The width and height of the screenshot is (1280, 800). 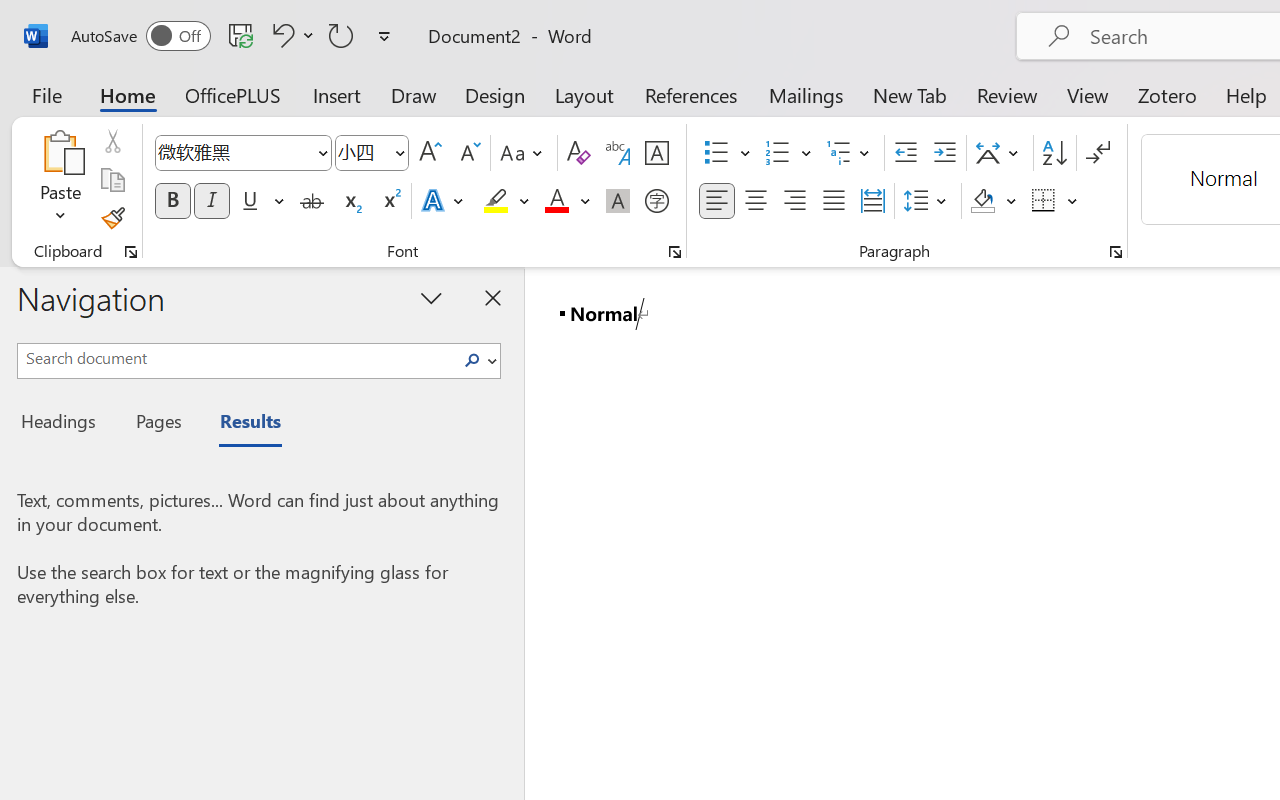 I want to click on 'Change Case', so click(x=524, y=153).